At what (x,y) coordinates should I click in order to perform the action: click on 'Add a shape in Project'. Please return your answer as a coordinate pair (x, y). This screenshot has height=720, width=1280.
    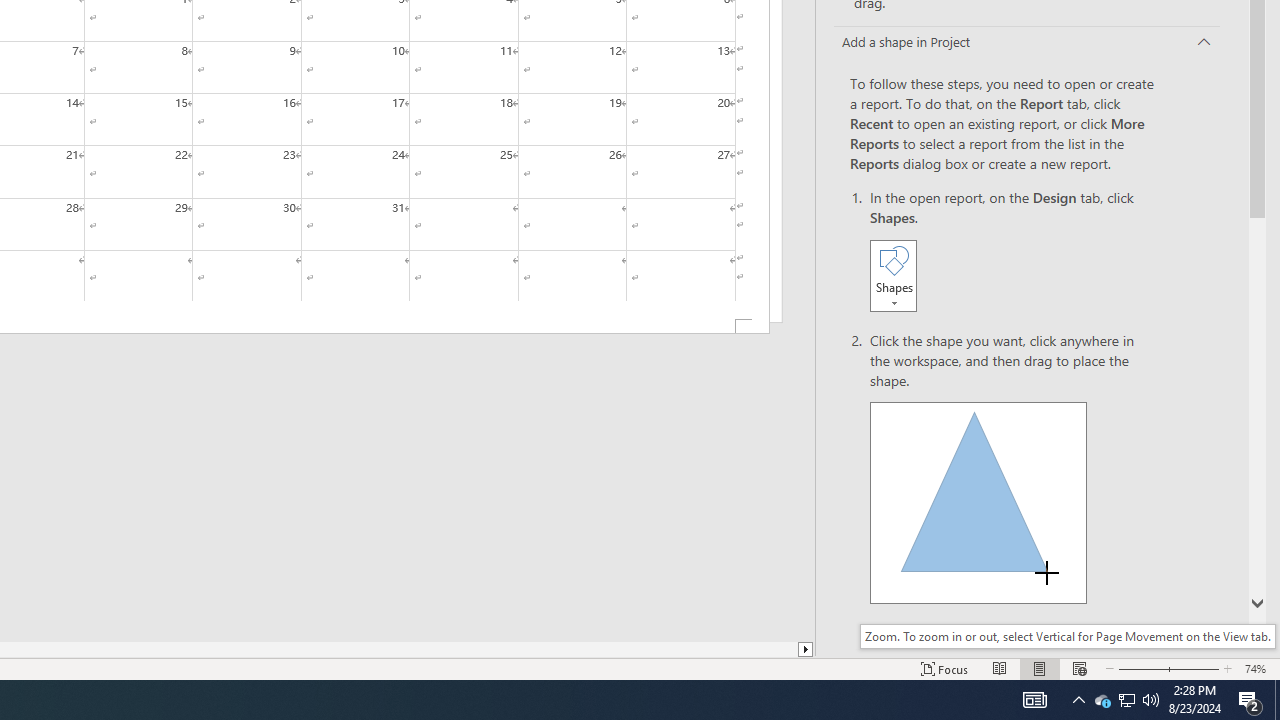
    Looking at the image, I should click on (1027, 43).